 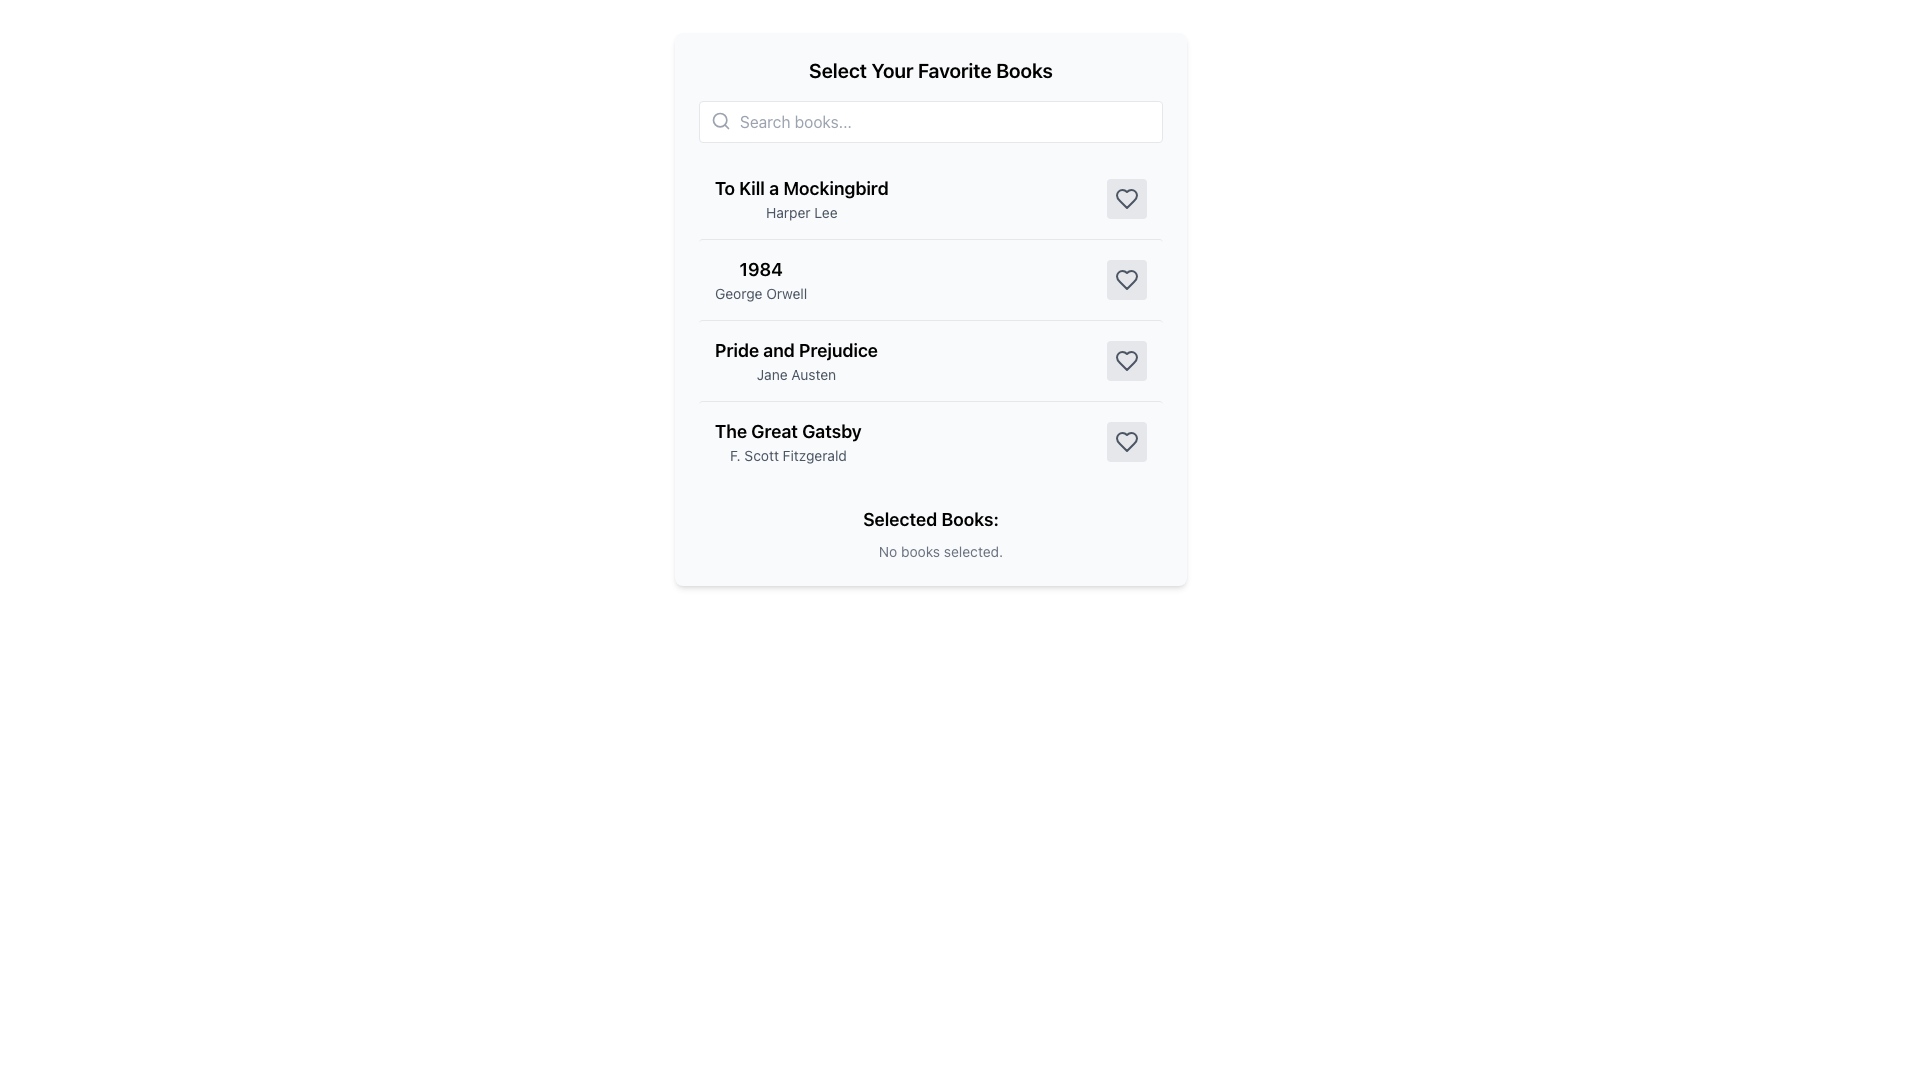 What do you see at coordinates (930, 360) in the screenshot?
I see `or interact with the list item for 'Pride and Prejudice' by Jane Austen to view more details about the book` at bounding box center [930, 360].